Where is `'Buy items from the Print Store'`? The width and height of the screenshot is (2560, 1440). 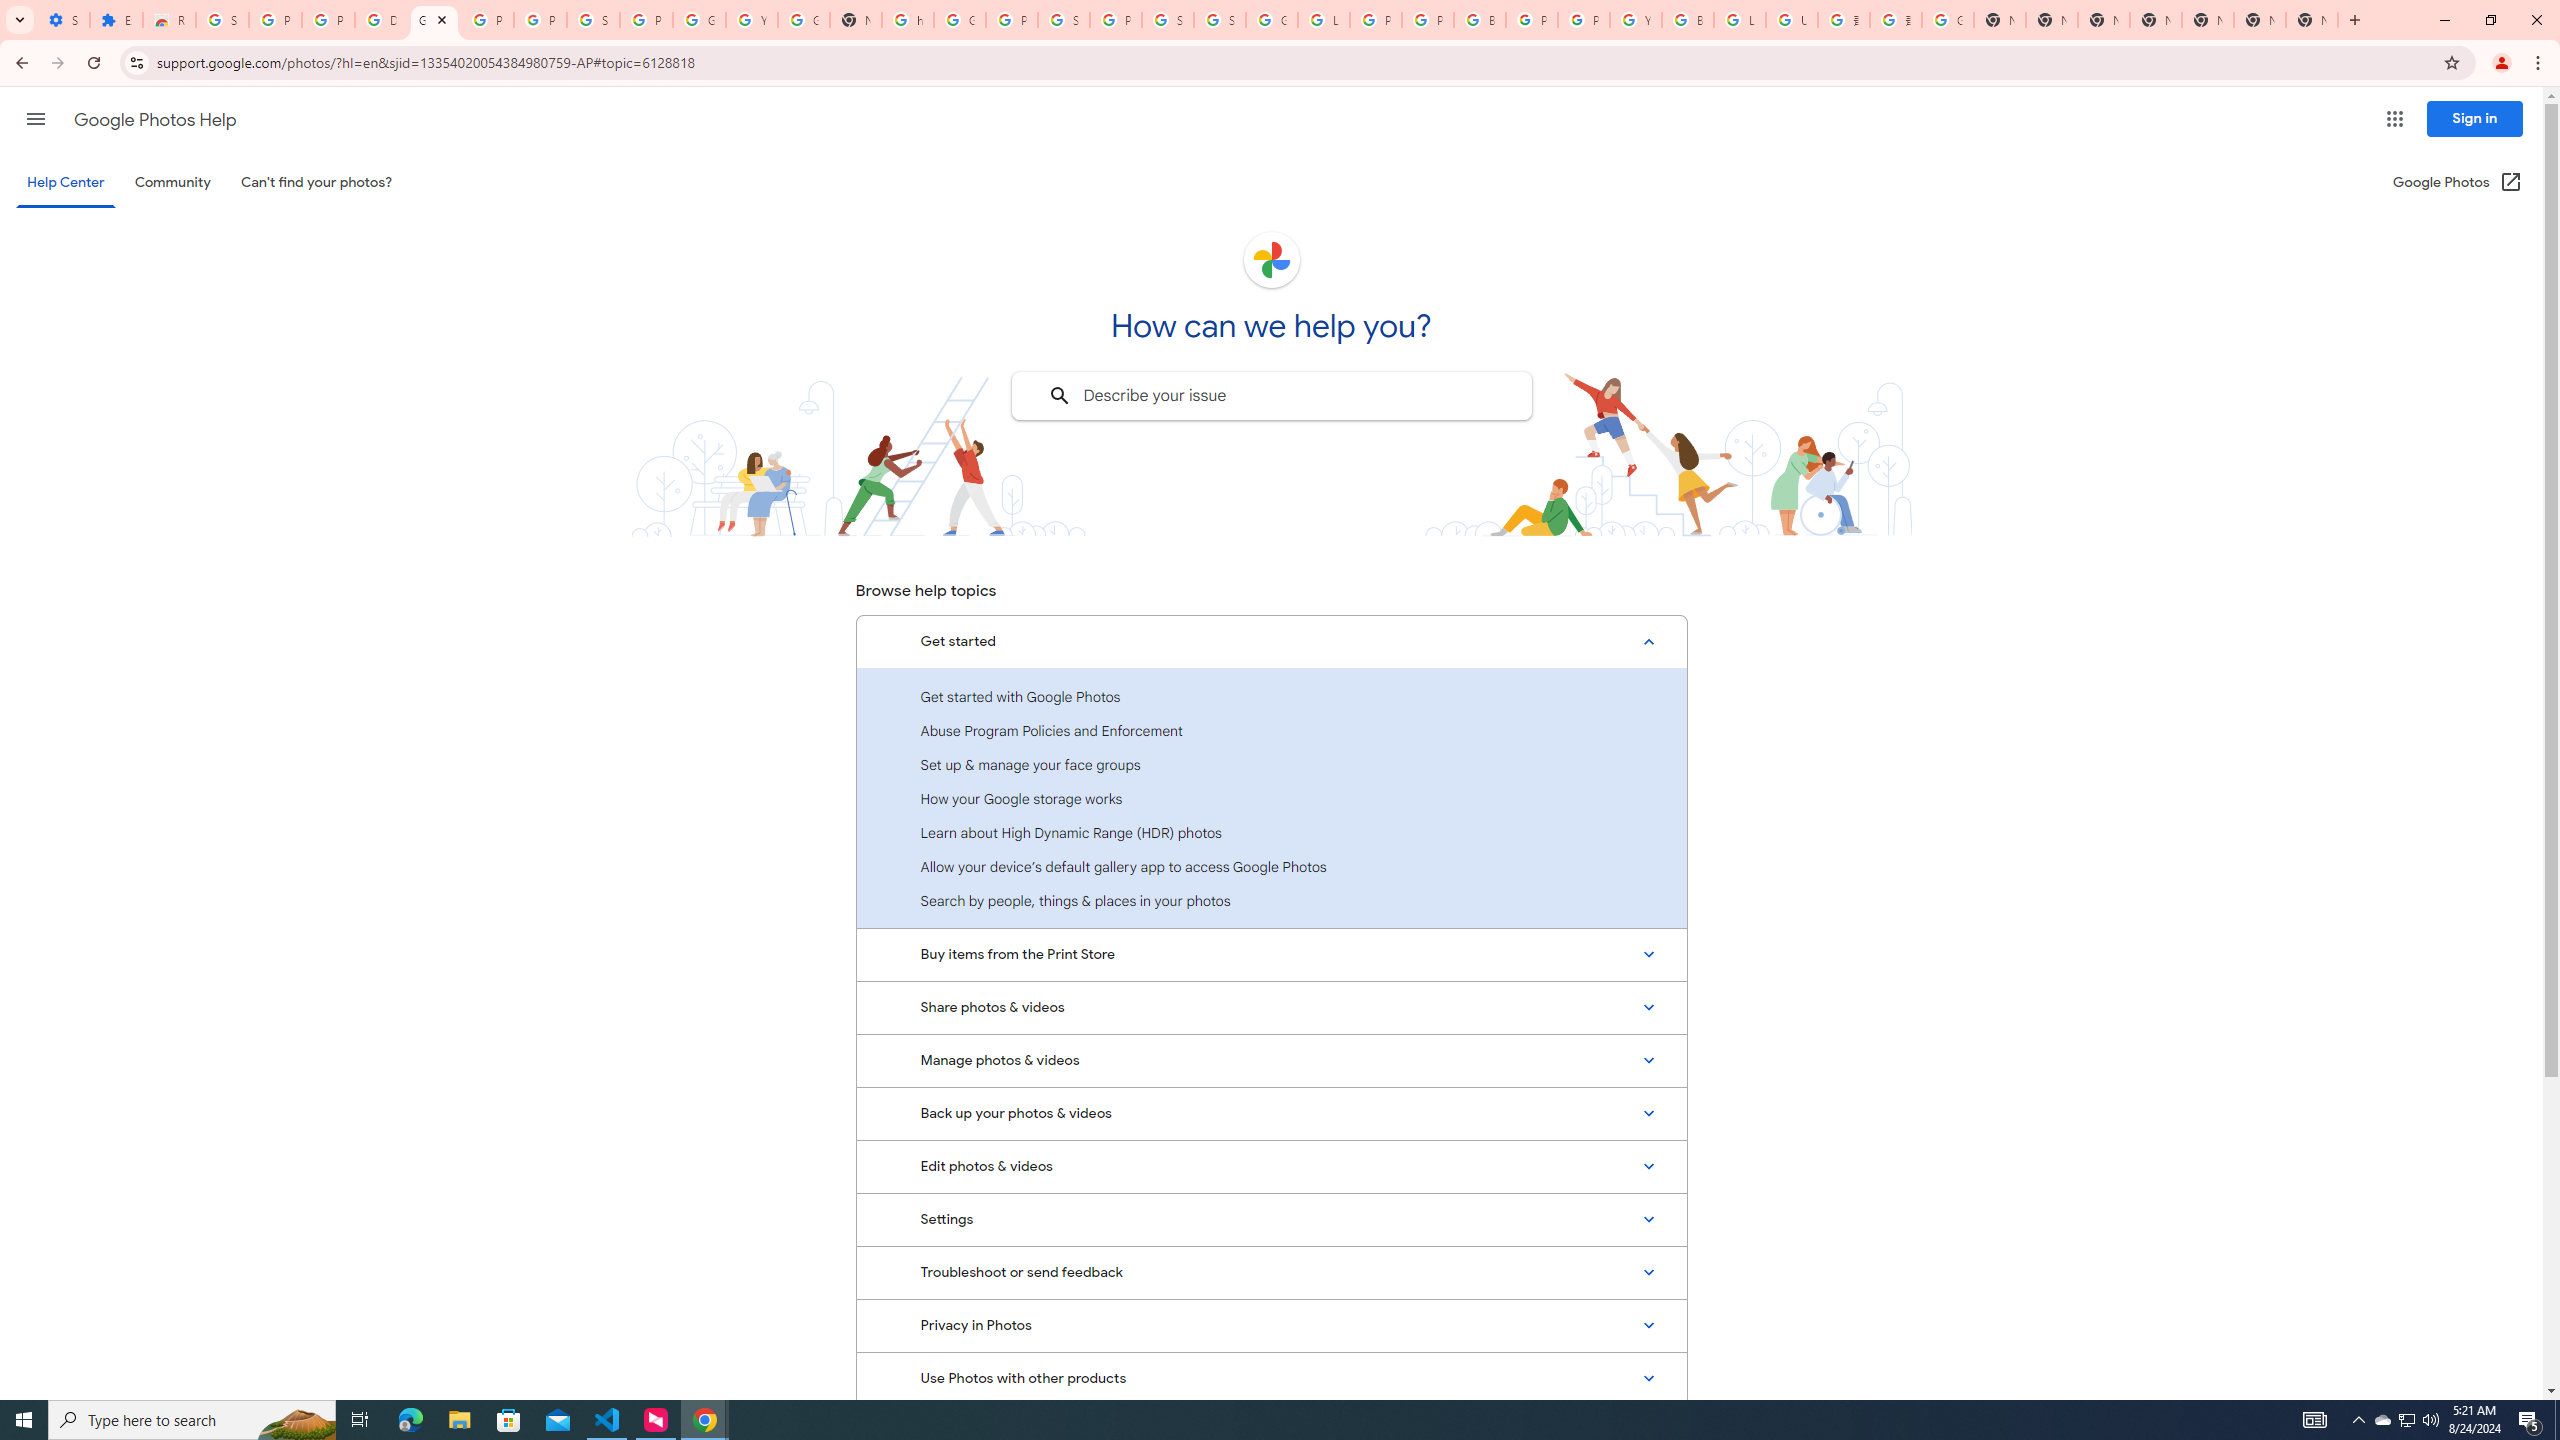 'Buy items from the Print Store' is located at coordinates (1271, 953).